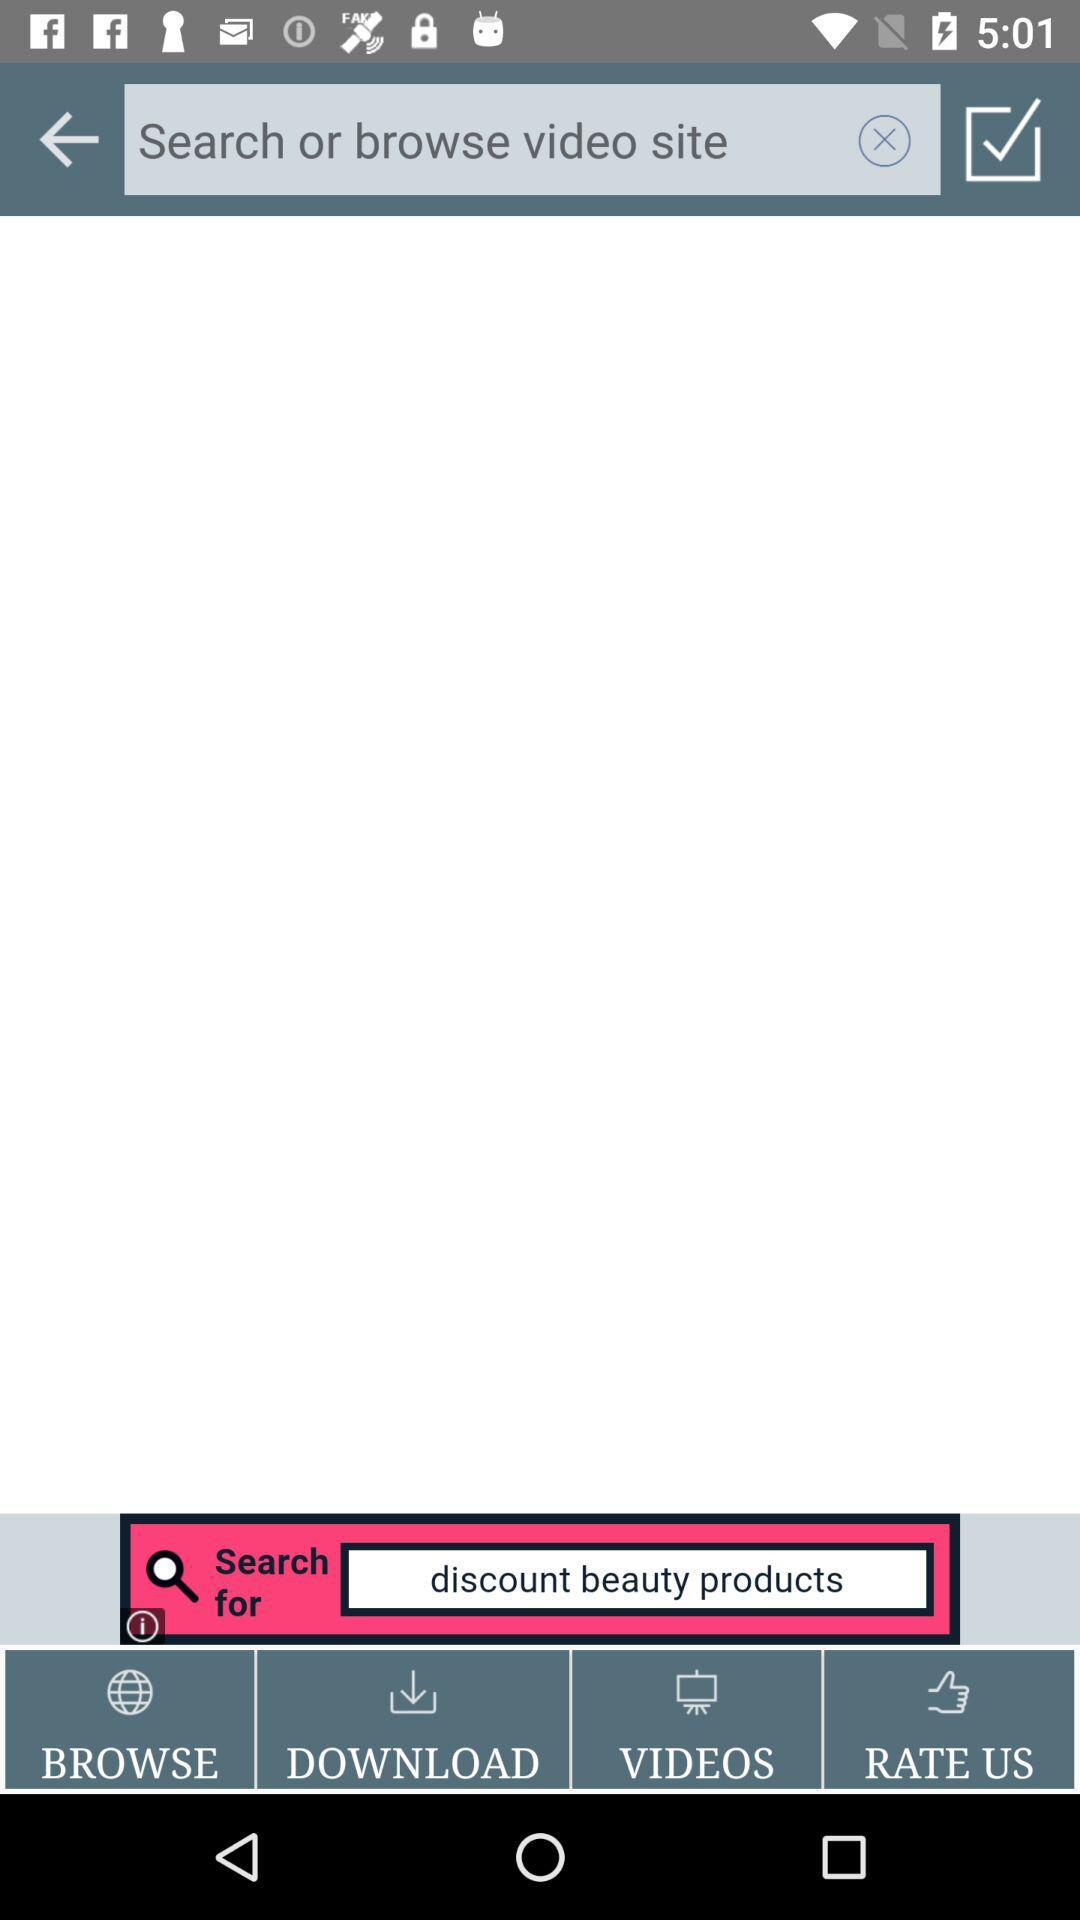 This screenshot has width=1080, height=1920. Describe the element at coordinates (540, 1578) in the screenshot. I see `open search bar` at that location.